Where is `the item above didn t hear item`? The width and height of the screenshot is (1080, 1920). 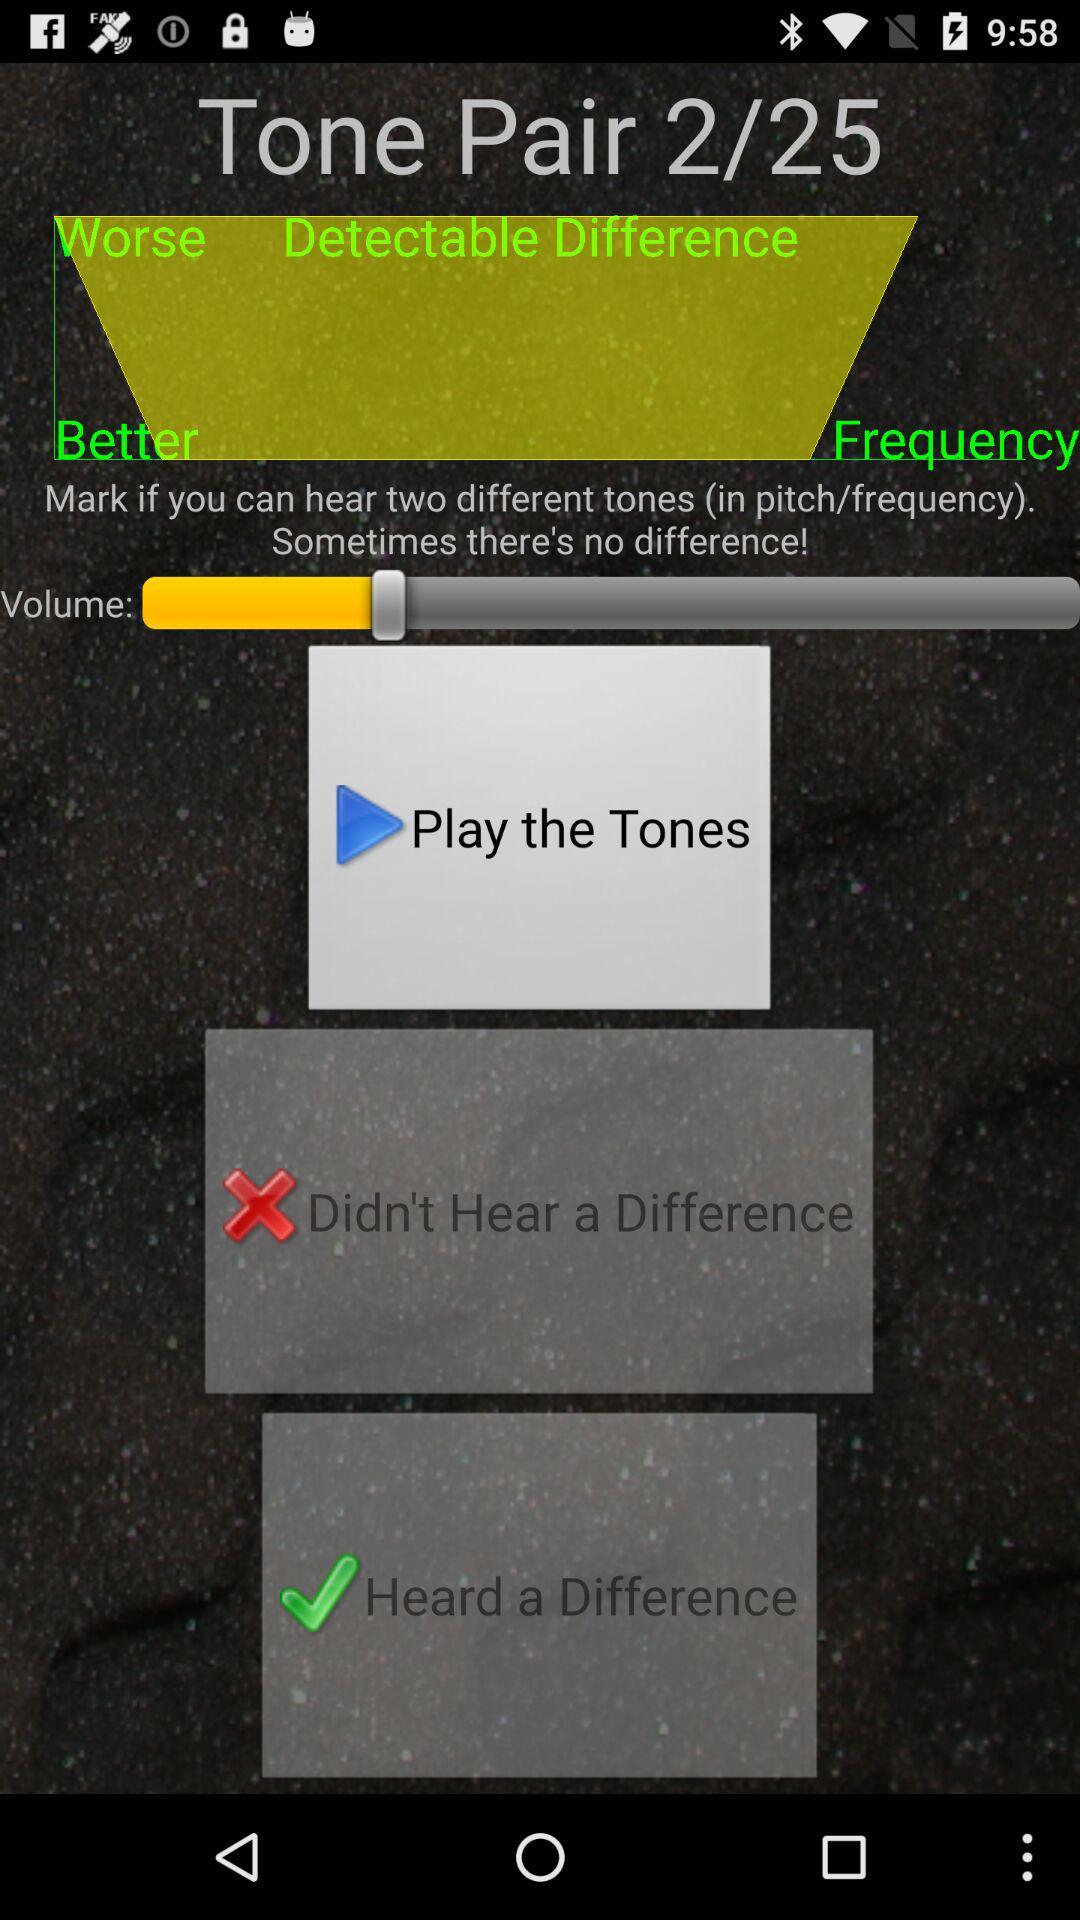
the item above didn t hear item is located at coordinates (540, 833).